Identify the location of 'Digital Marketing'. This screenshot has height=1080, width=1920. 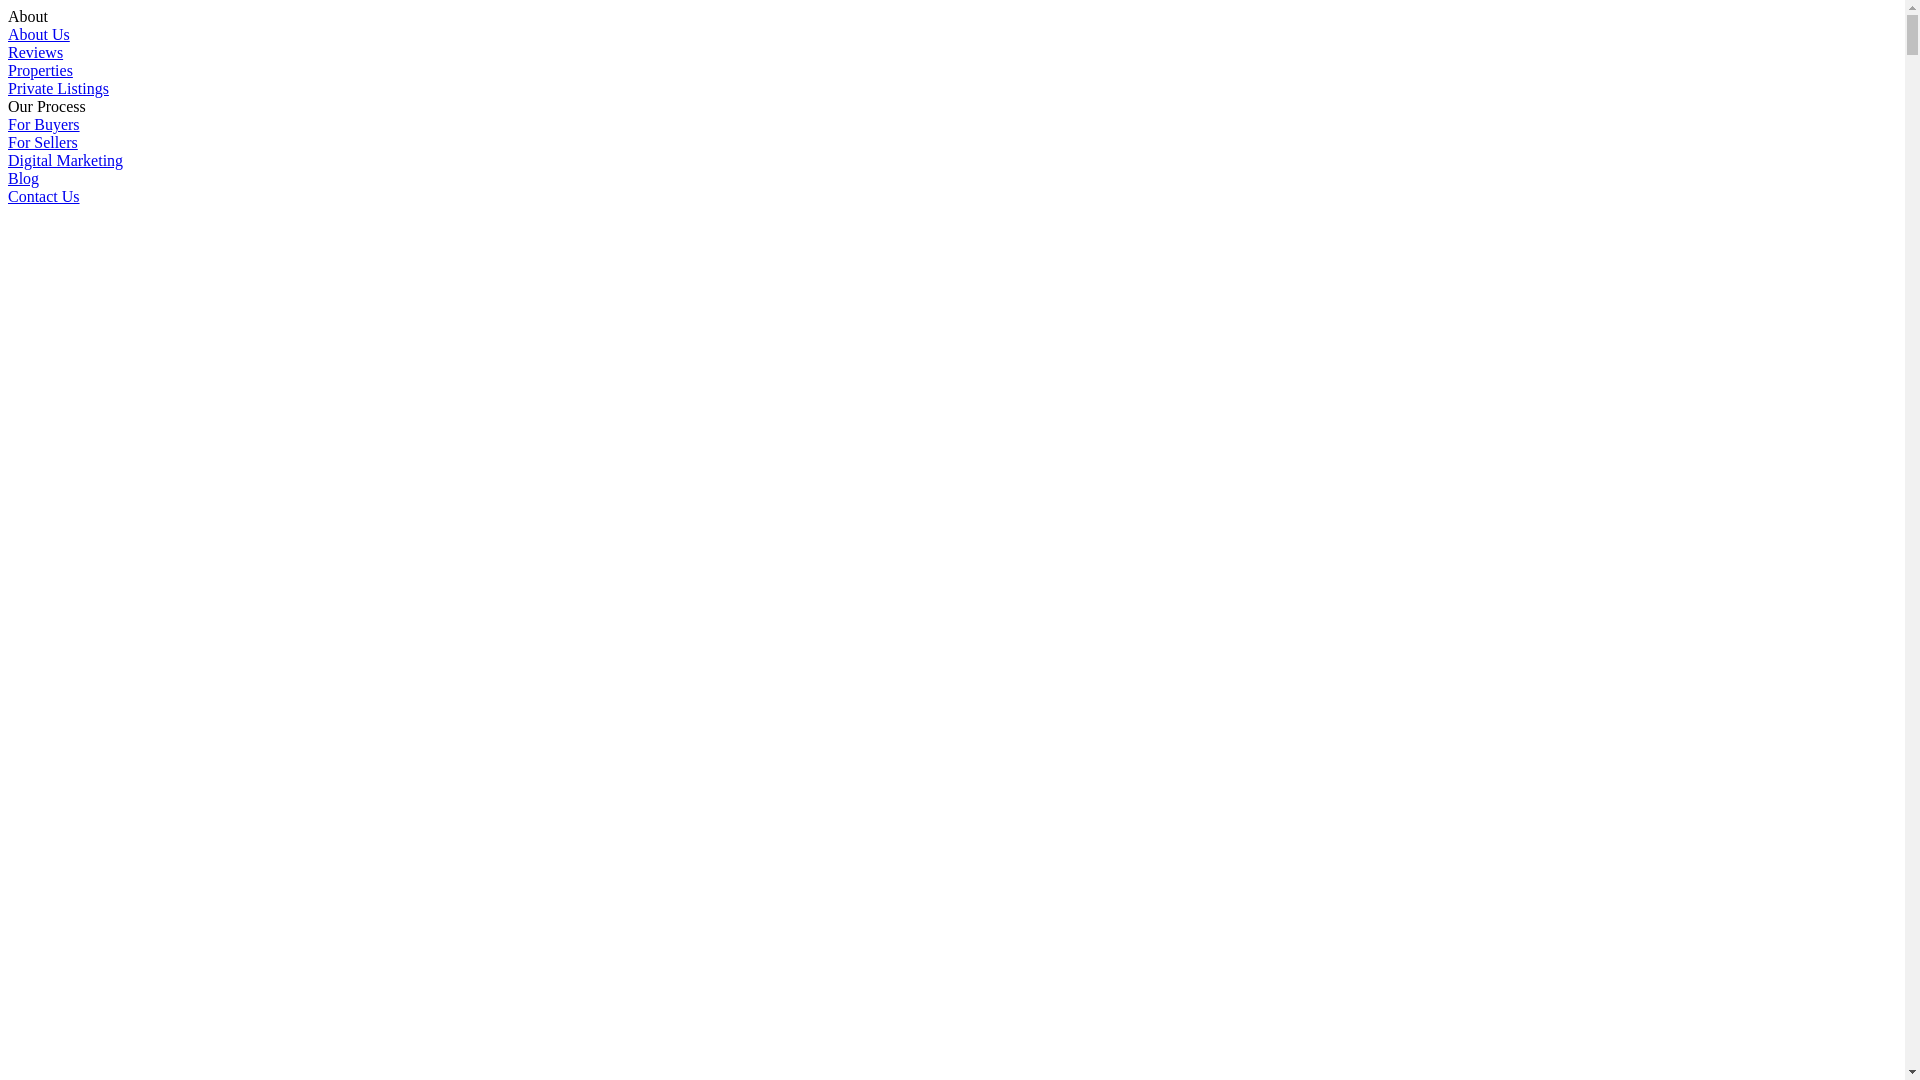
(8, 159).